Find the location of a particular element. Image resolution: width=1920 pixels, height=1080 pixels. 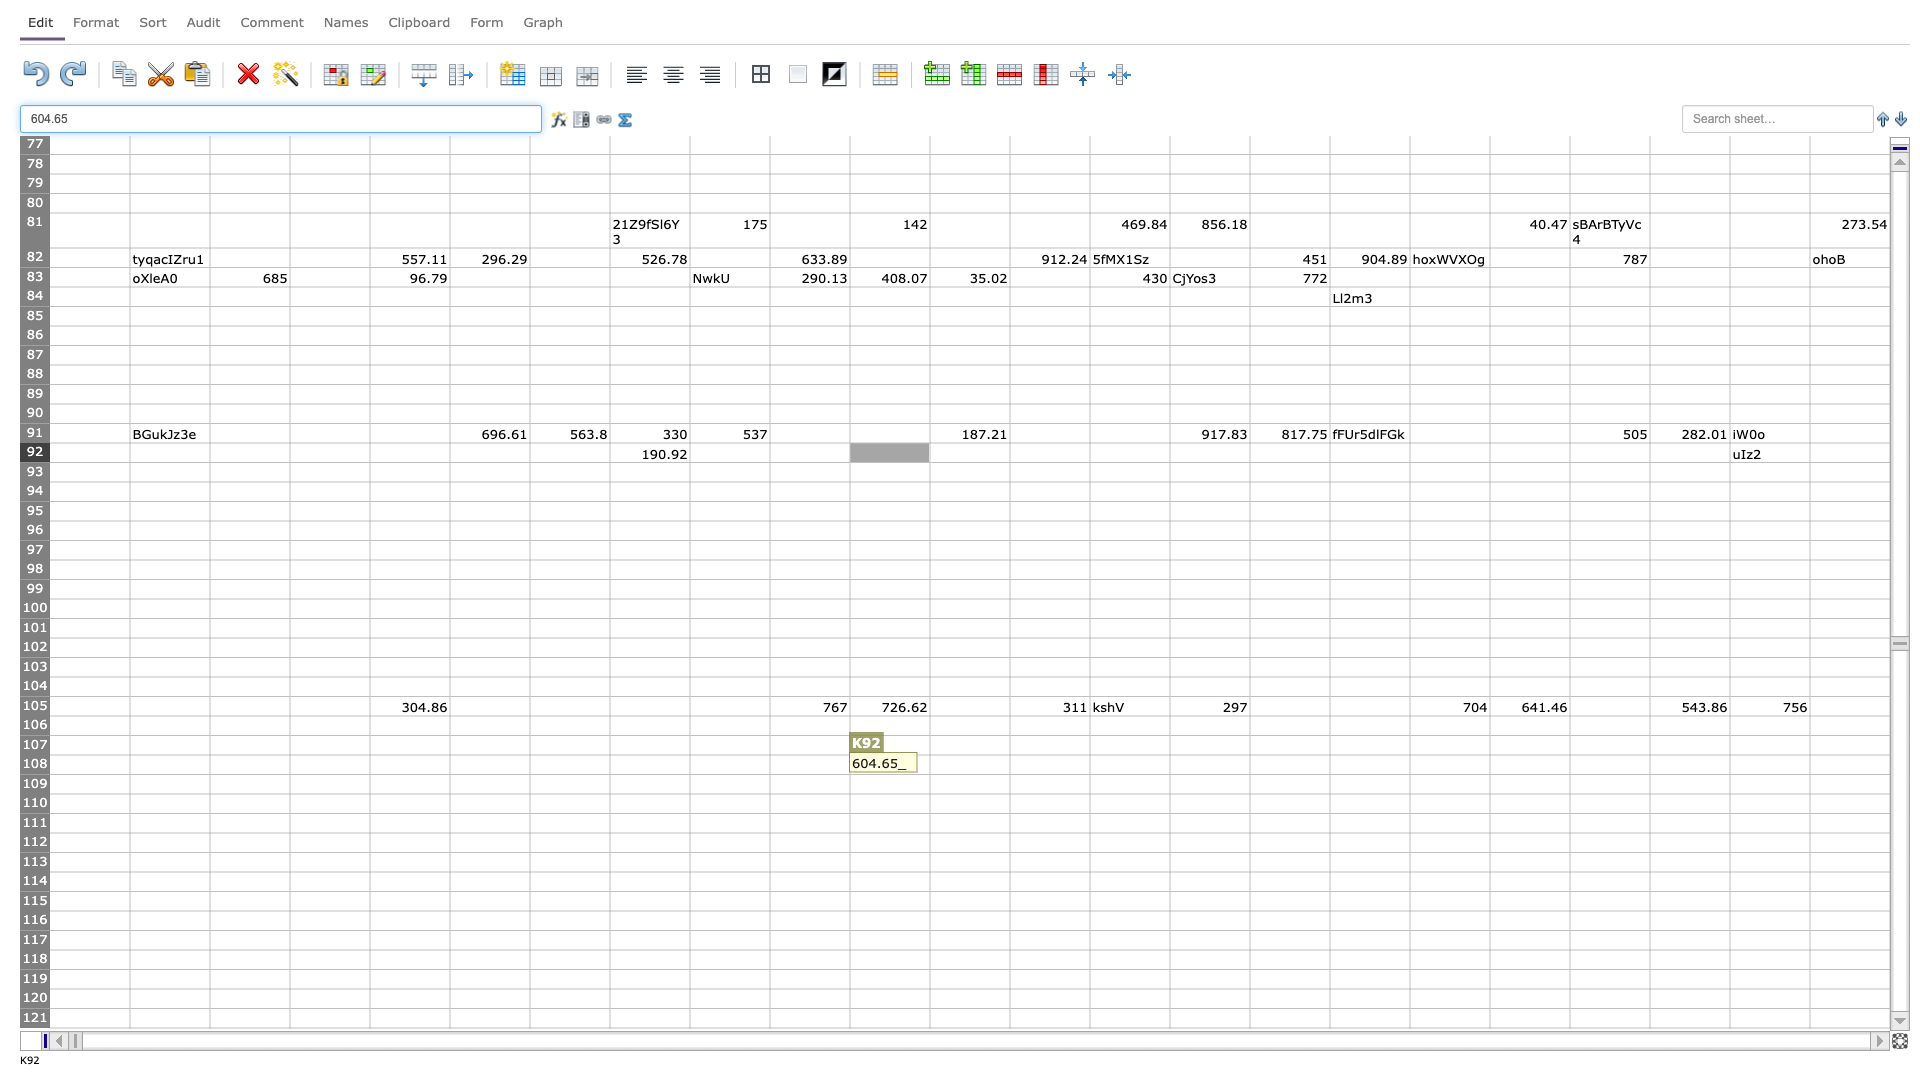

right edge at column L row 108 is located at coordinates (1009, 764).